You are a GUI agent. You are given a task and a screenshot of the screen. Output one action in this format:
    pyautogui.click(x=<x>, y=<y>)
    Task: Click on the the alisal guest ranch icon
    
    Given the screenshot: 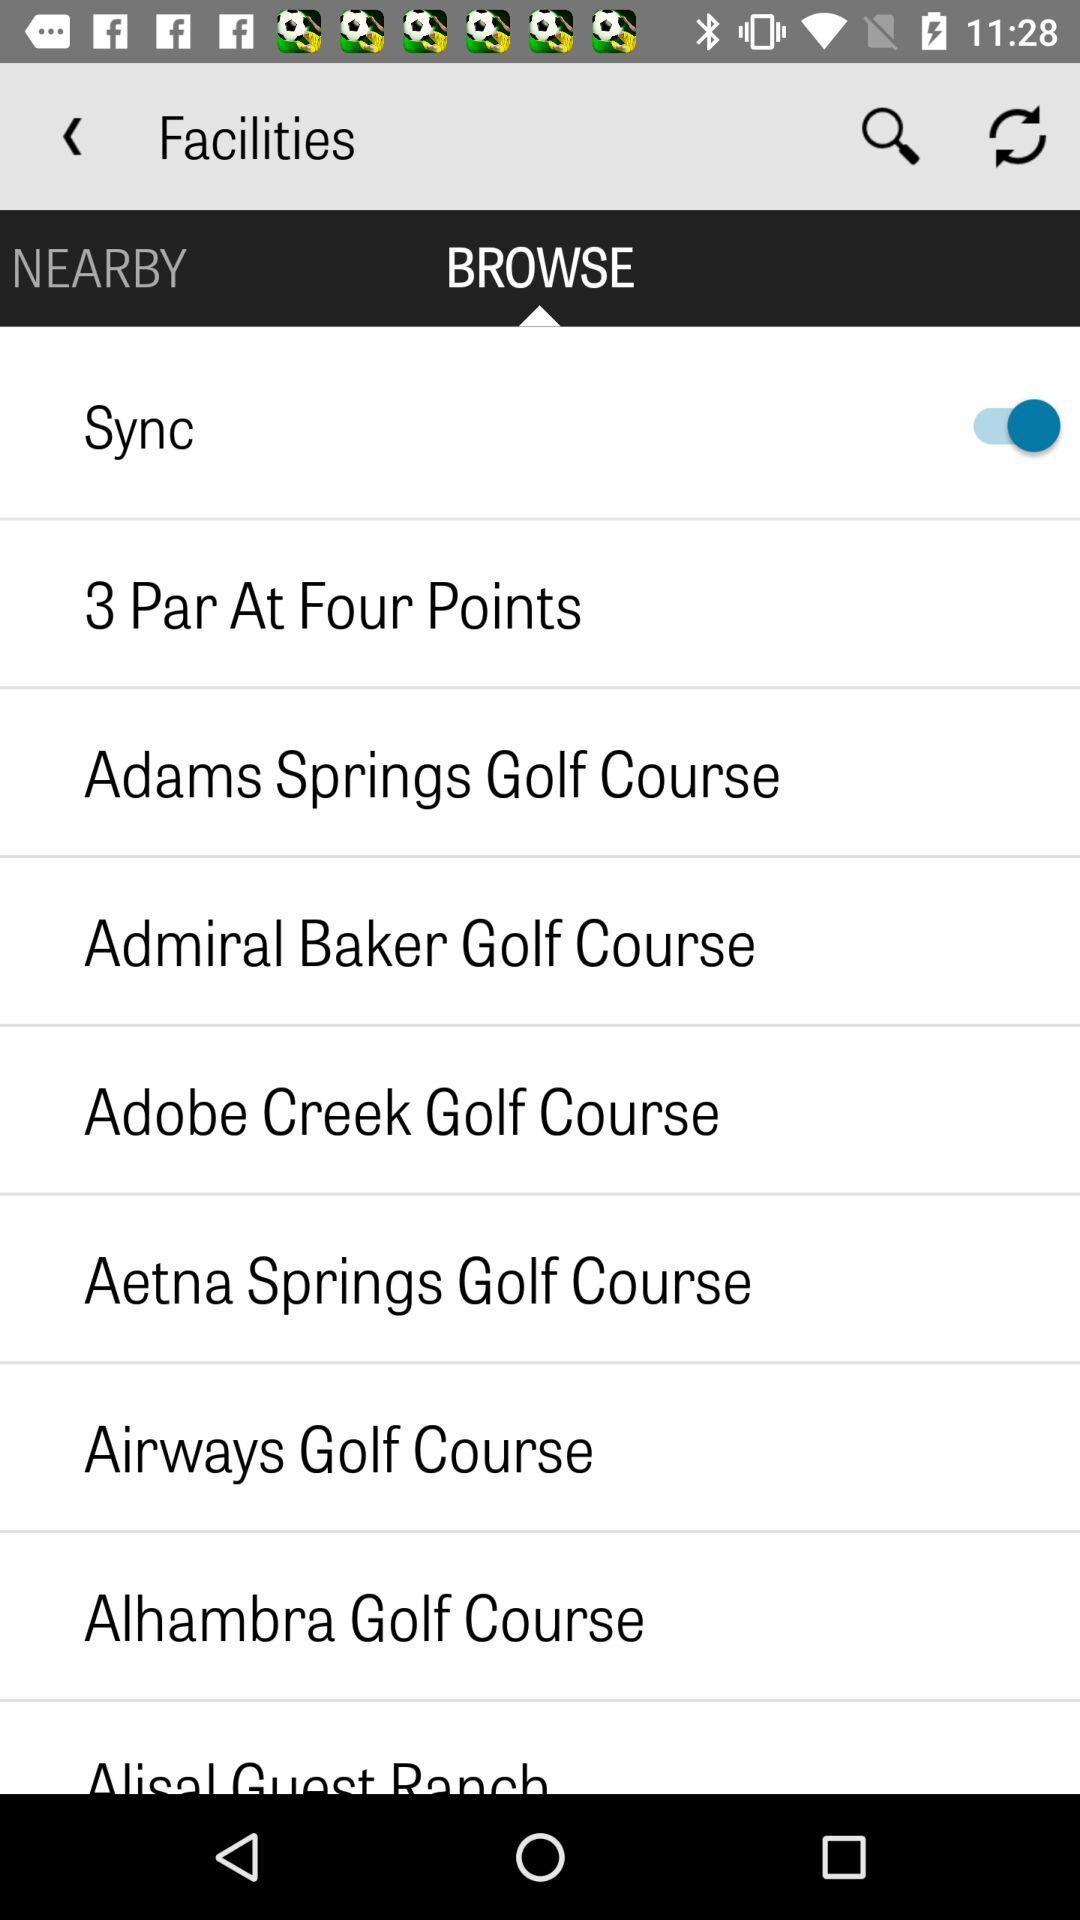 What is the action you would take?
    pyautogui.click(x=275, y=1746)
    